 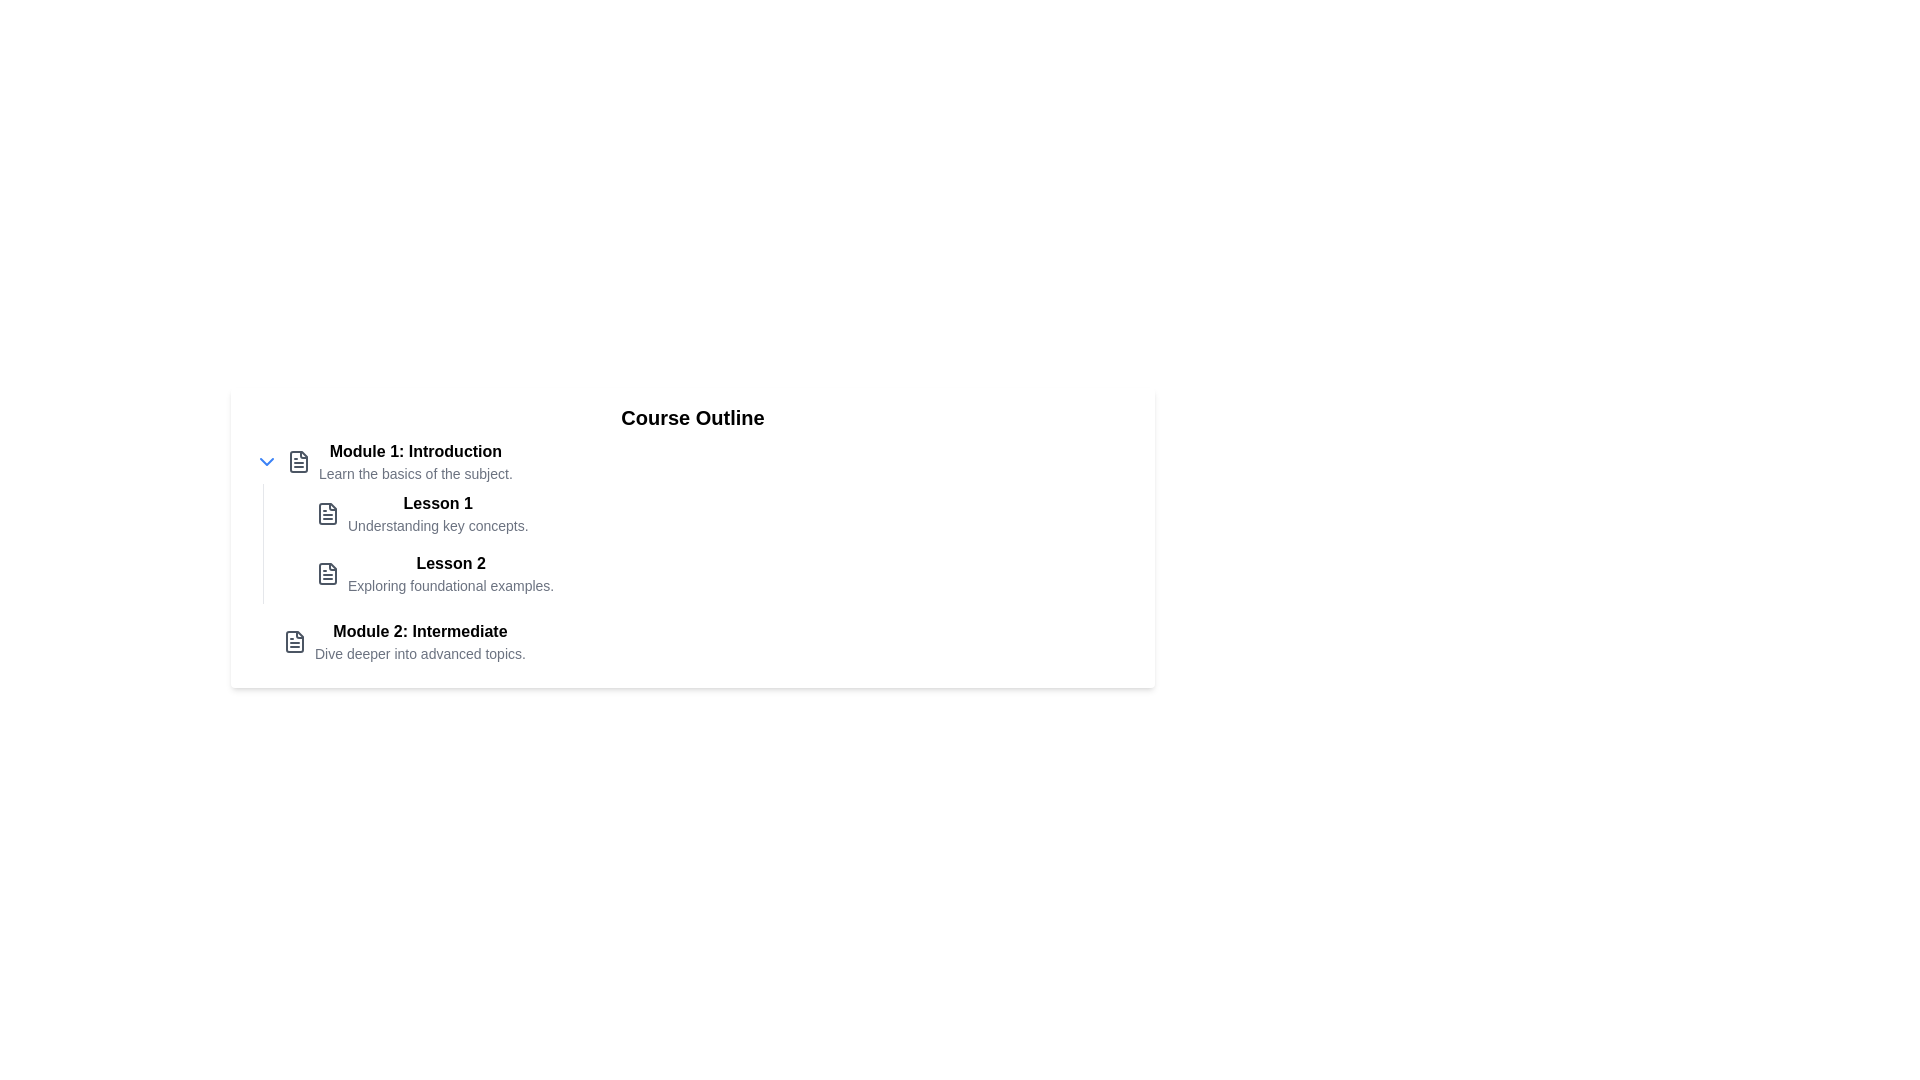 I want to click on textual description of 'Module 2: Intermediate', which includes a bold title and a lighter description, located under 'Module 1: Introduction' in the course outline, so click(x=419, y=641).